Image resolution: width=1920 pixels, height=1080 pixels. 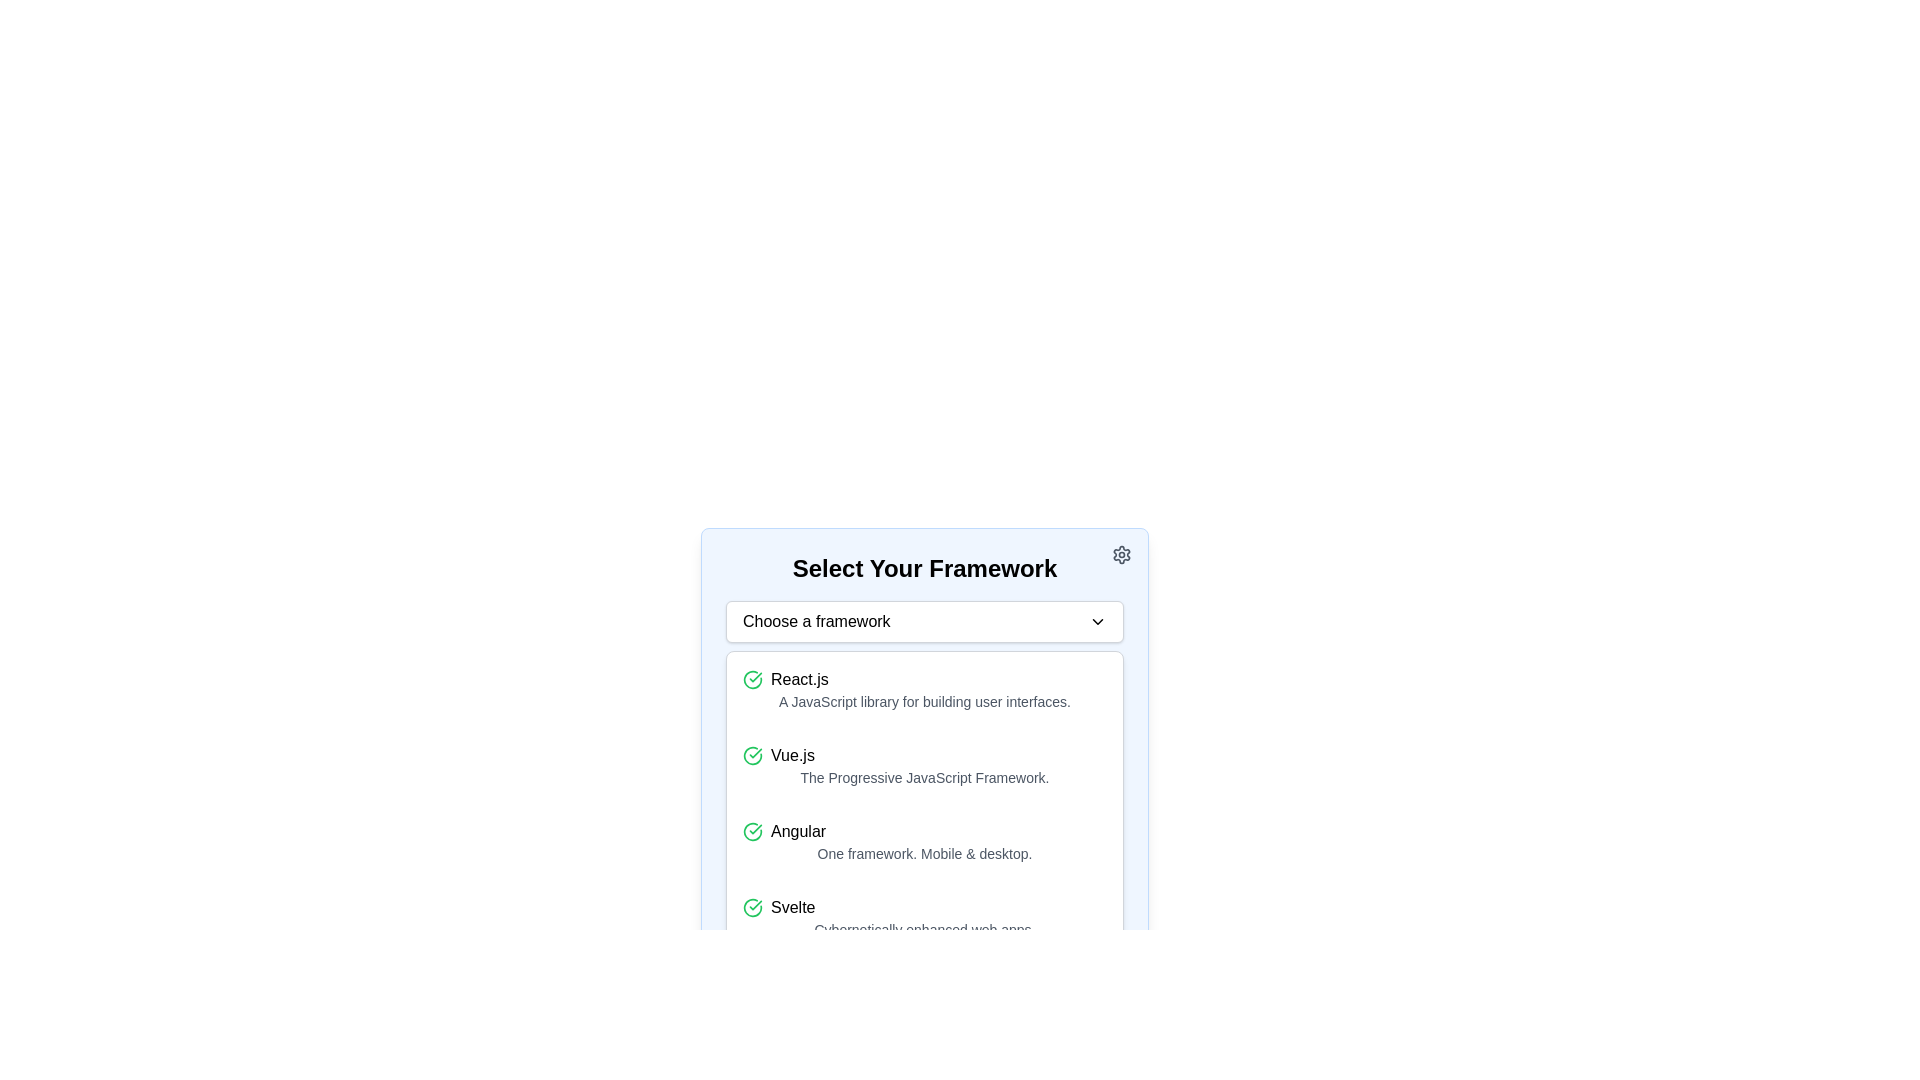 I want to click on the downward-facing chevron icon located at the top-right corner of the 'Choose a framework' dropdown, so click(x=1097, y=620).